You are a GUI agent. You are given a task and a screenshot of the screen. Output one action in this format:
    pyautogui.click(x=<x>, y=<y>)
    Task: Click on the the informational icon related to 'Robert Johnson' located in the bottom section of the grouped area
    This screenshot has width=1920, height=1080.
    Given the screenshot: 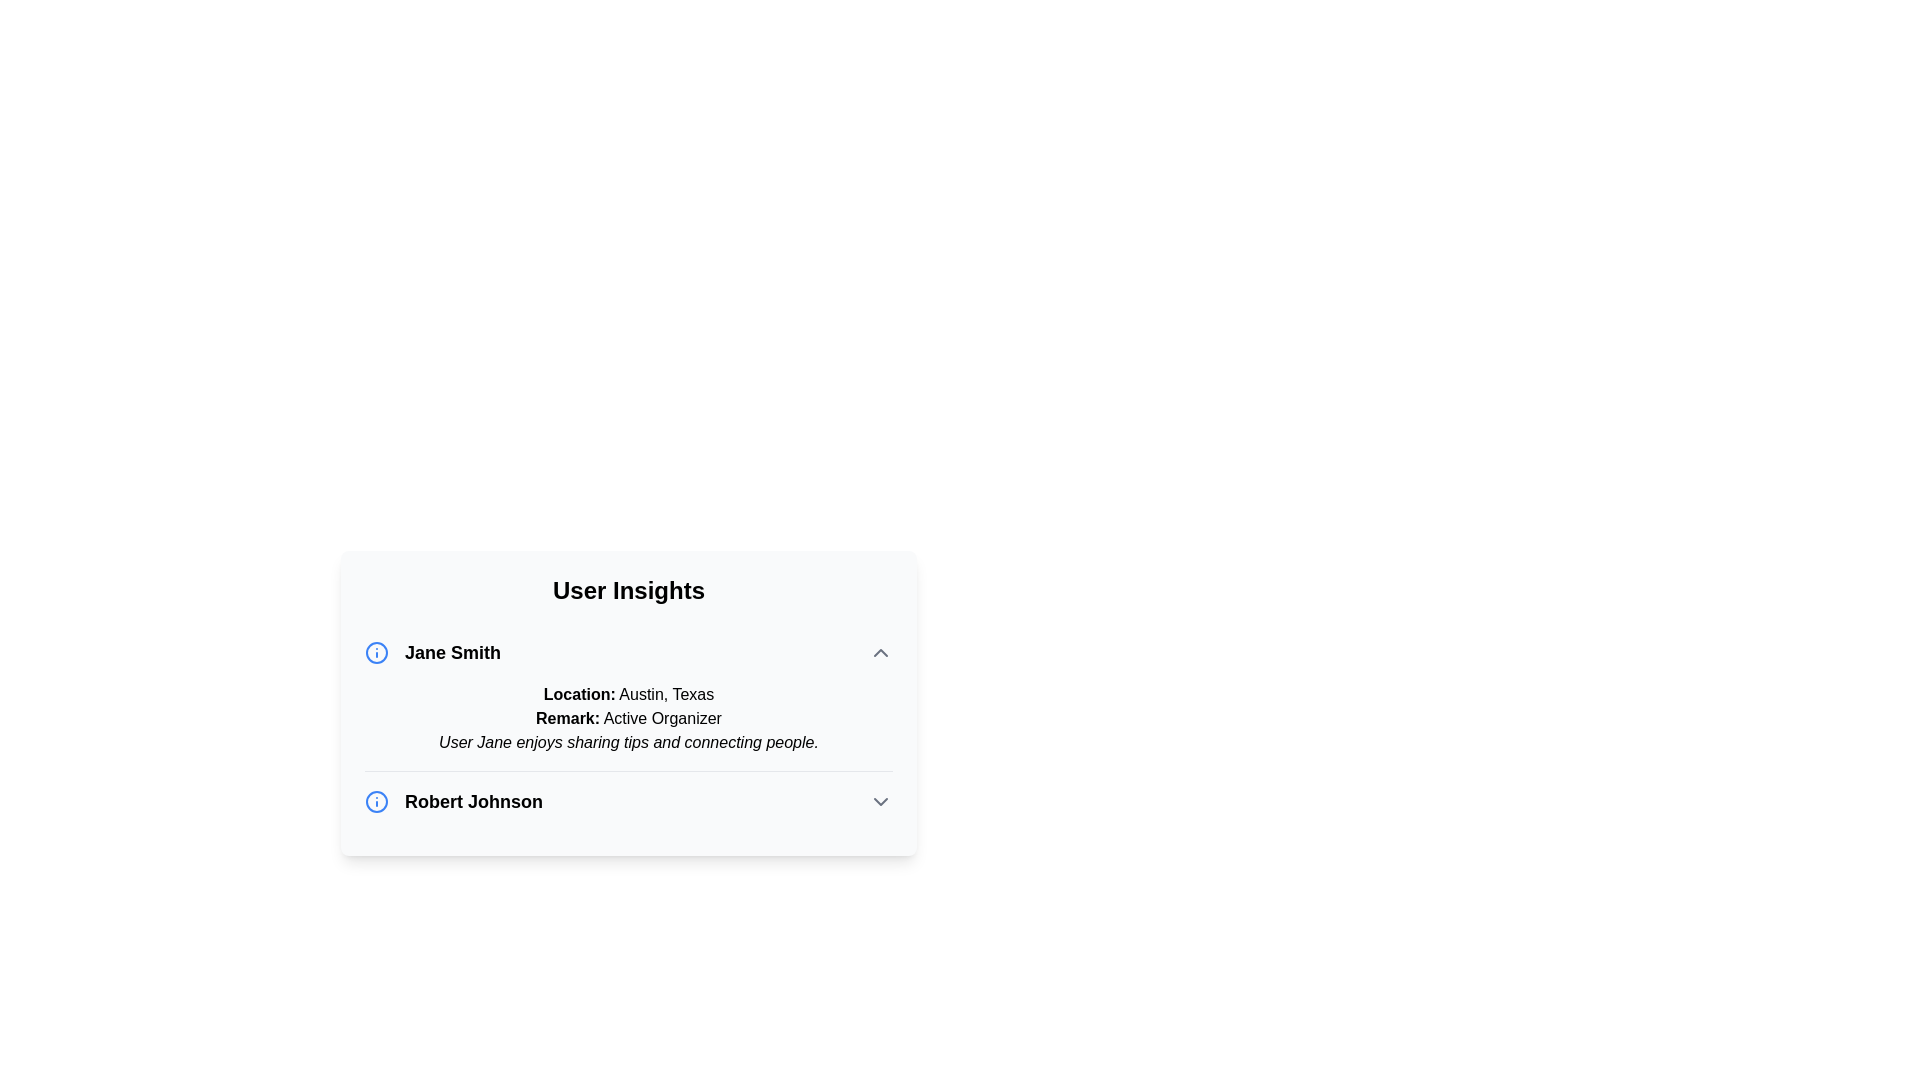 What is the action you would take?
    pyautogui.click(x=377, y=801)
    